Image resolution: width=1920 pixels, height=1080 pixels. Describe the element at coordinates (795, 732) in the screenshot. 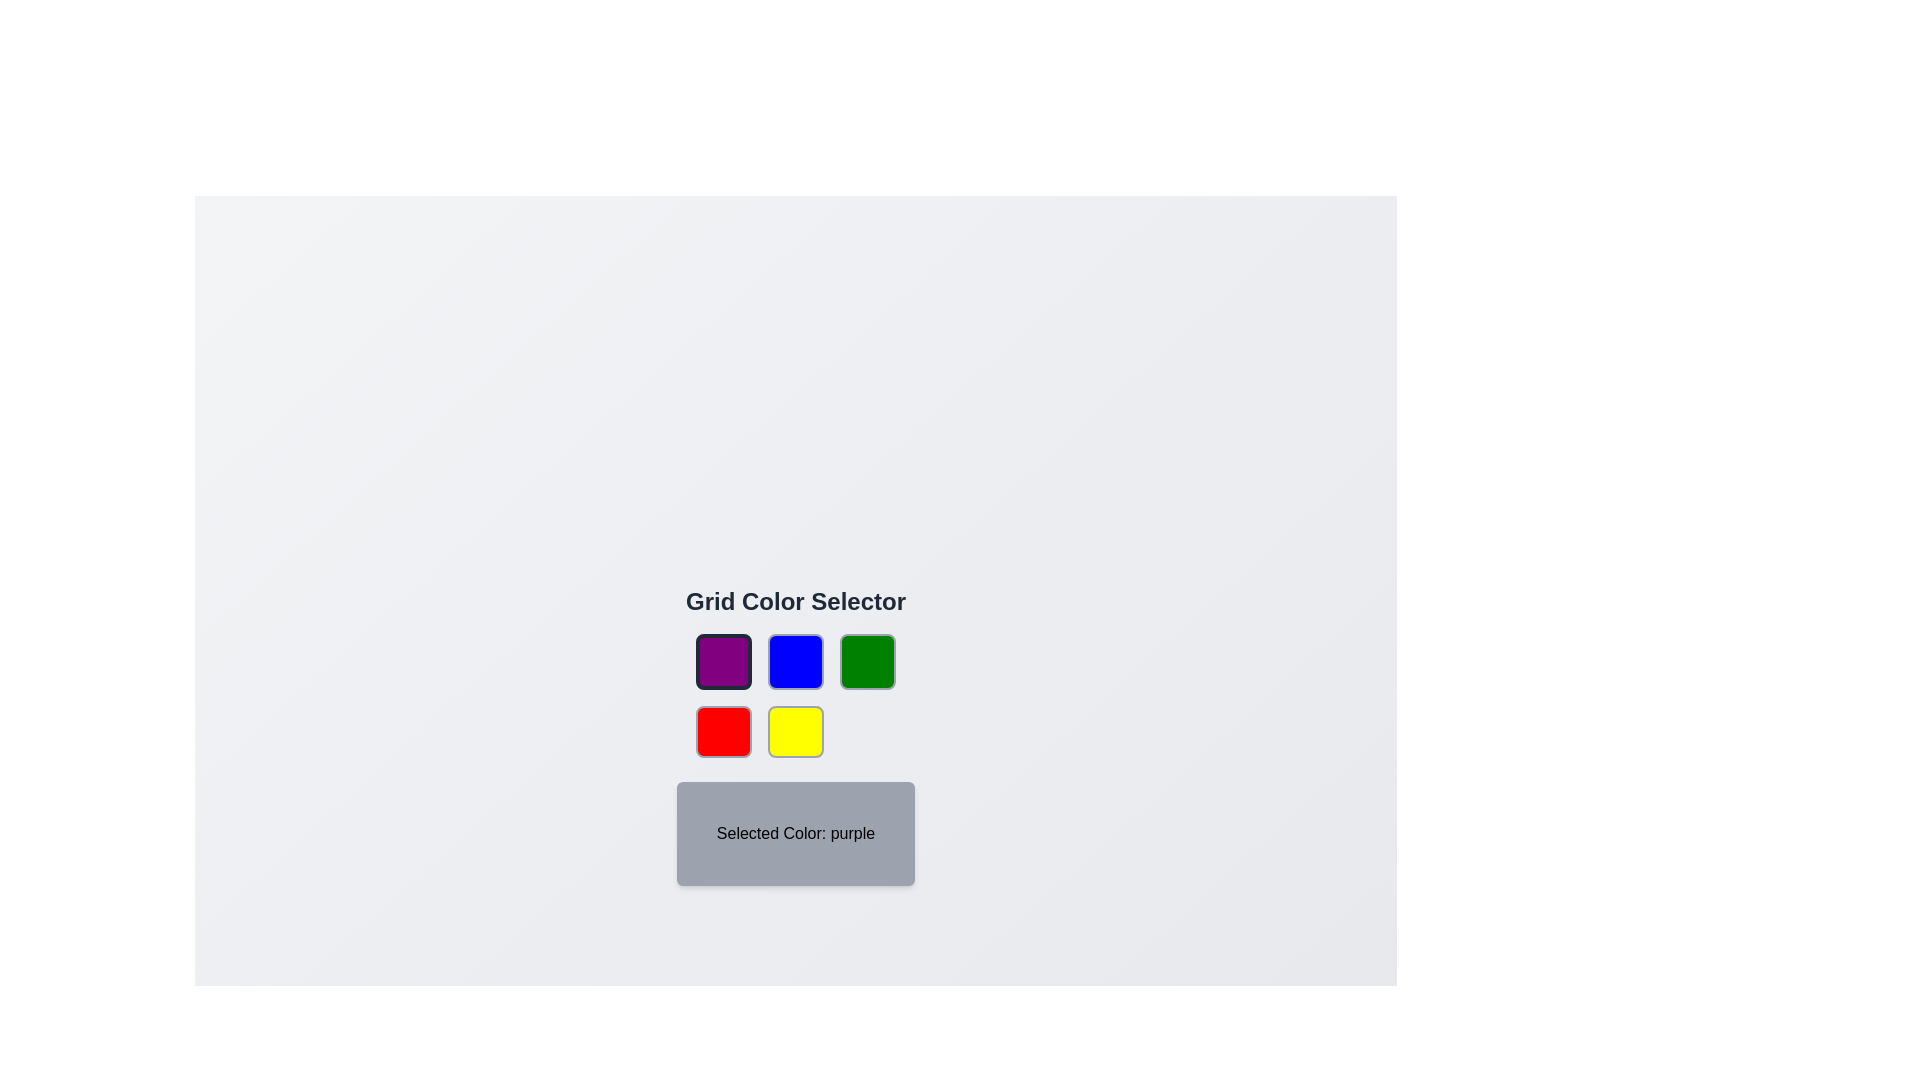

I see `the color button corresponding to yellow` at that location.